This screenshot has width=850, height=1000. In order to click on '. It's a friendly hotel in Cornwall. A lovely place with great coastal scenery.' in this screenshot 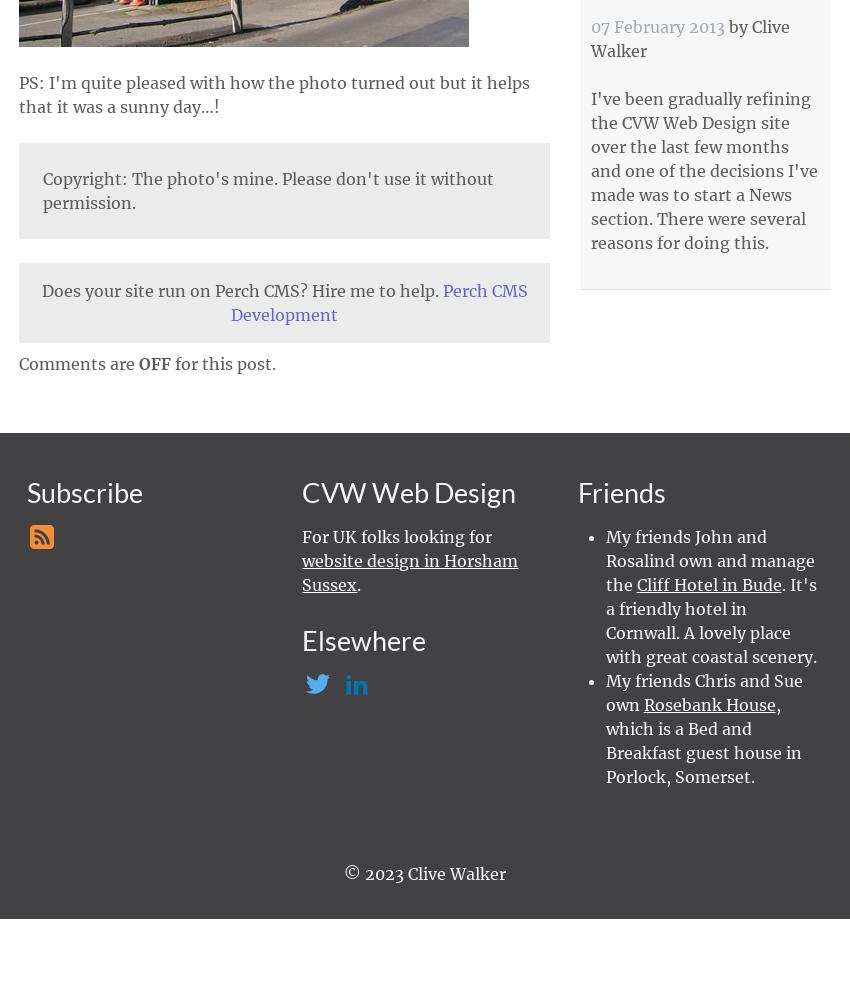, I will do `click(709, 619)`.